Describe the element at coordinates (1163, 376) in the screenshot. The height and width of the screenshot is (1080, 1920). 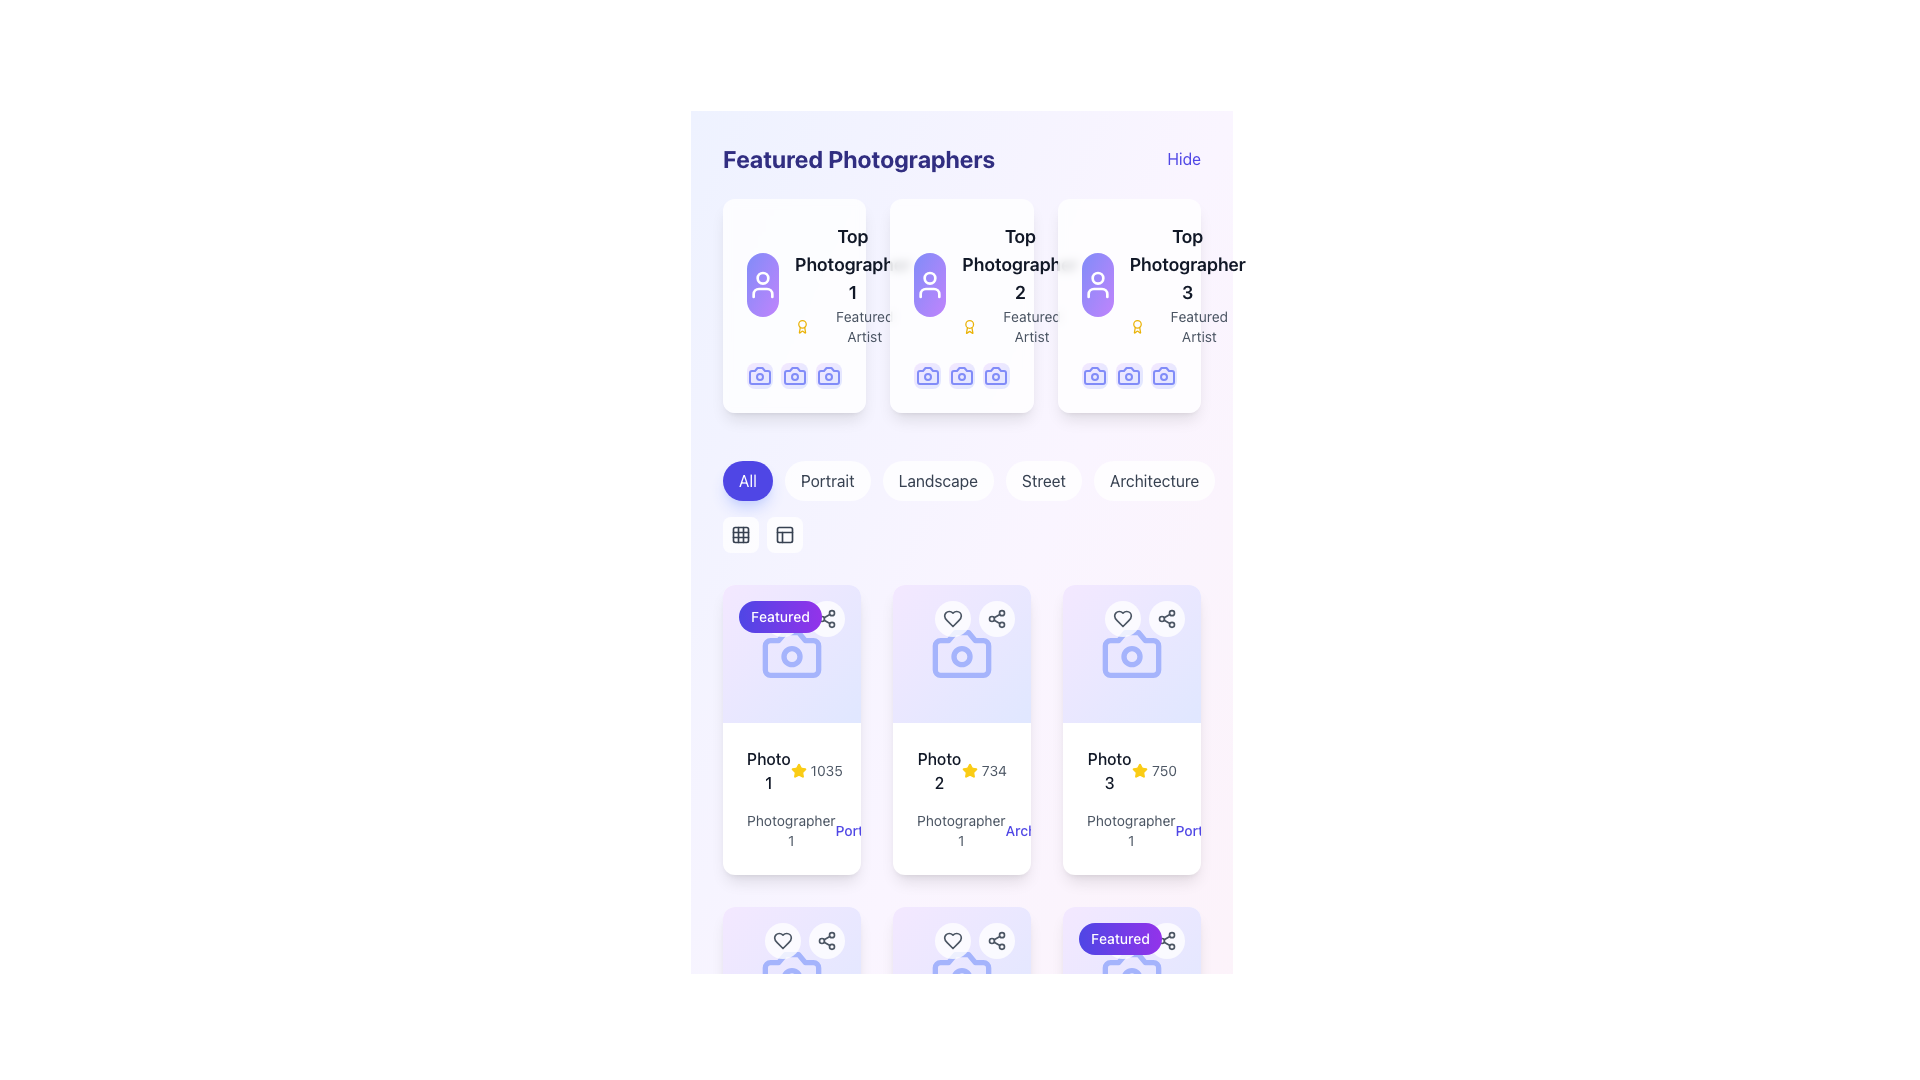
I see `the solid purple camera icon, which is the third item in the row of icons within the 'Top Photographer 3' card of the 'Featured Photographers' section` at that location.